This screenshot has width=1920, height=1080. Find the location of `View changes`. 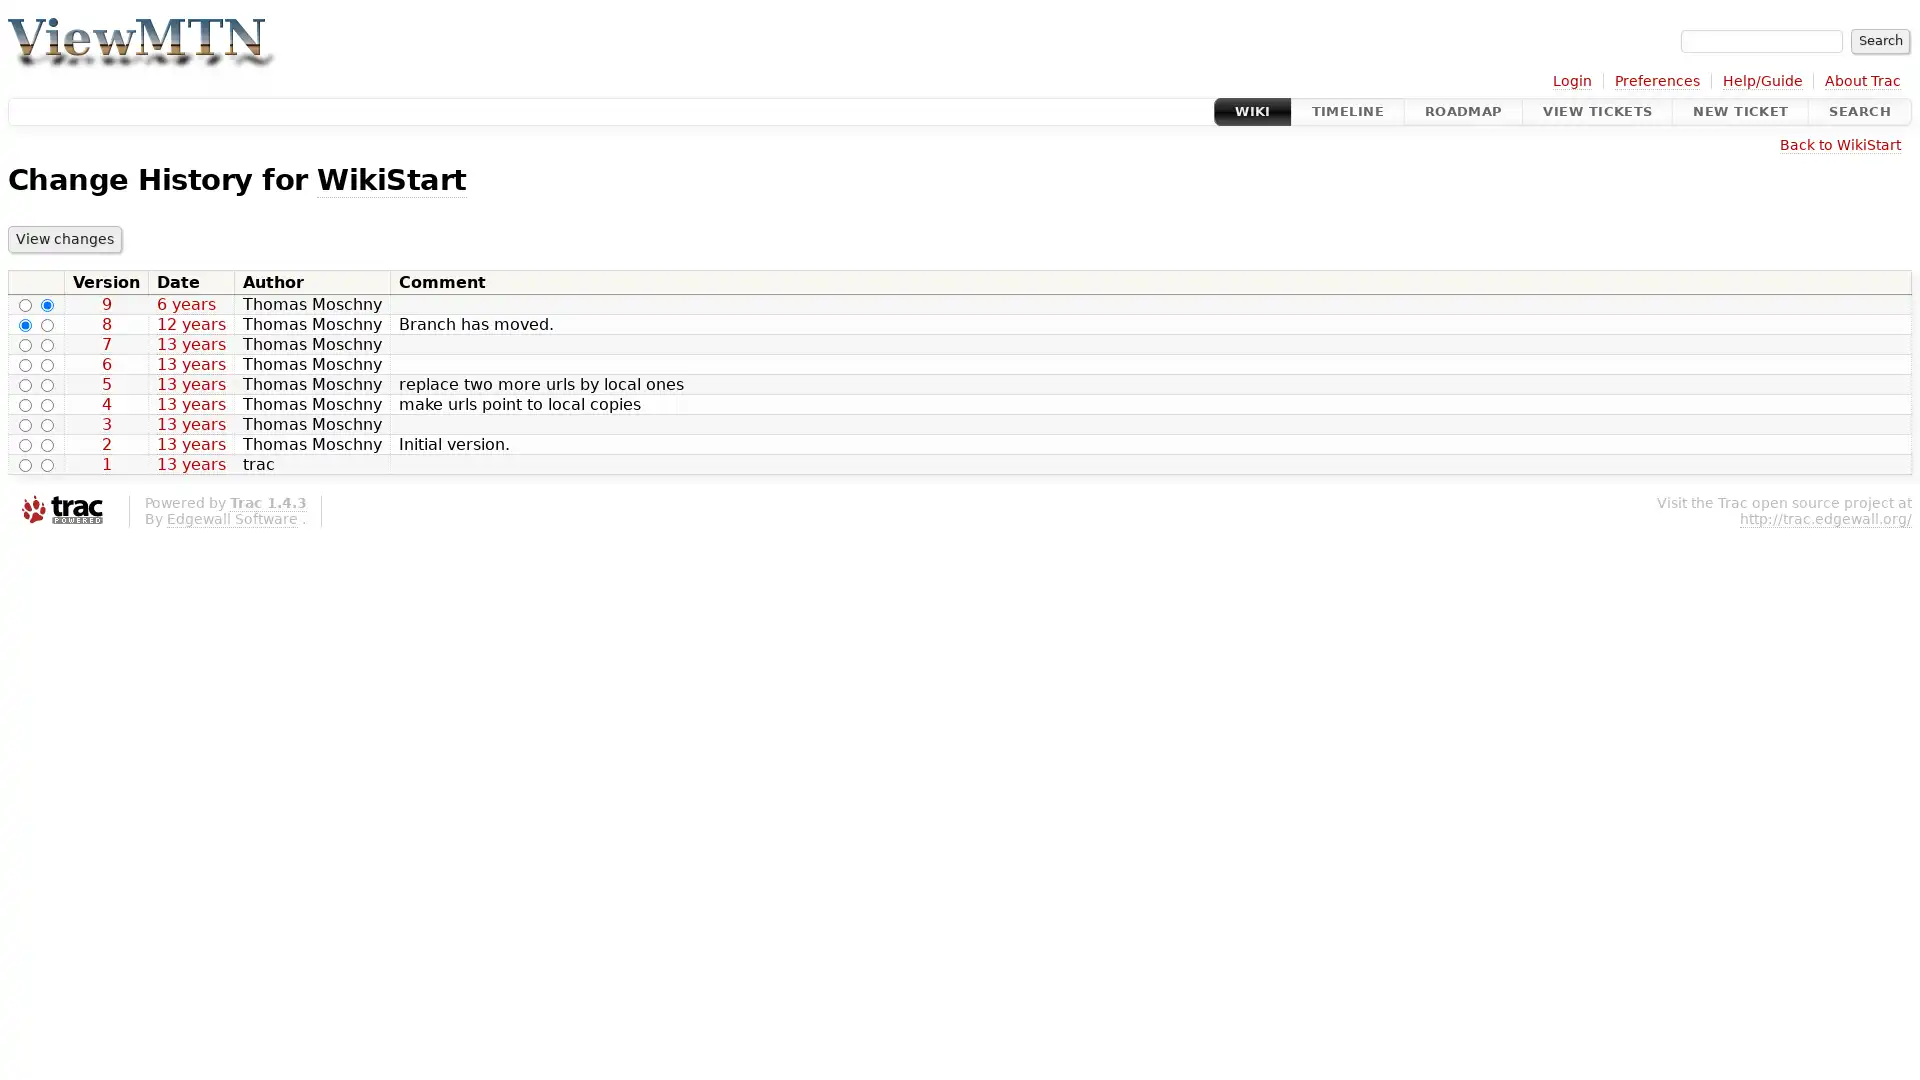

View changes is located at coordinates (65, 238).